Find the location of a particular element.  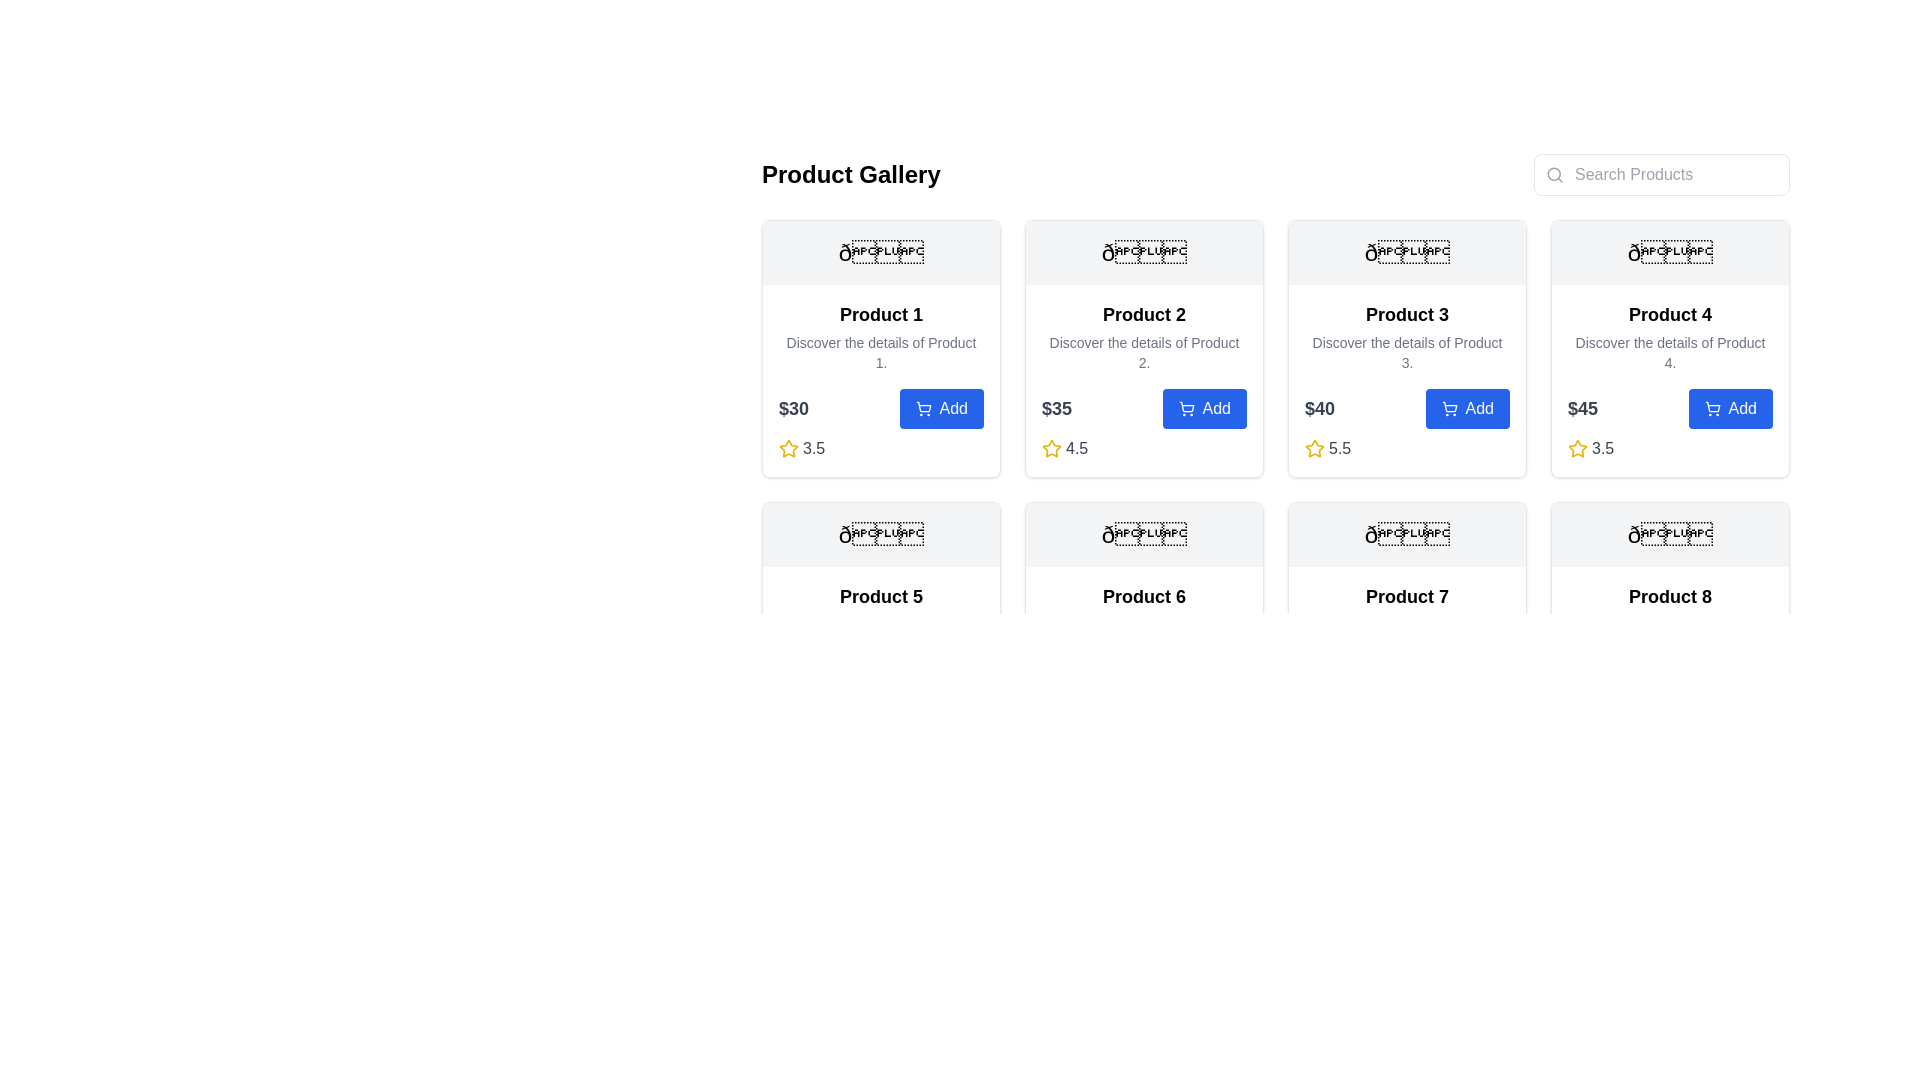

the decorative circular icon within the magnifying glass search icon located at the top right corner of the interface is located at coordinates (1553, 173).